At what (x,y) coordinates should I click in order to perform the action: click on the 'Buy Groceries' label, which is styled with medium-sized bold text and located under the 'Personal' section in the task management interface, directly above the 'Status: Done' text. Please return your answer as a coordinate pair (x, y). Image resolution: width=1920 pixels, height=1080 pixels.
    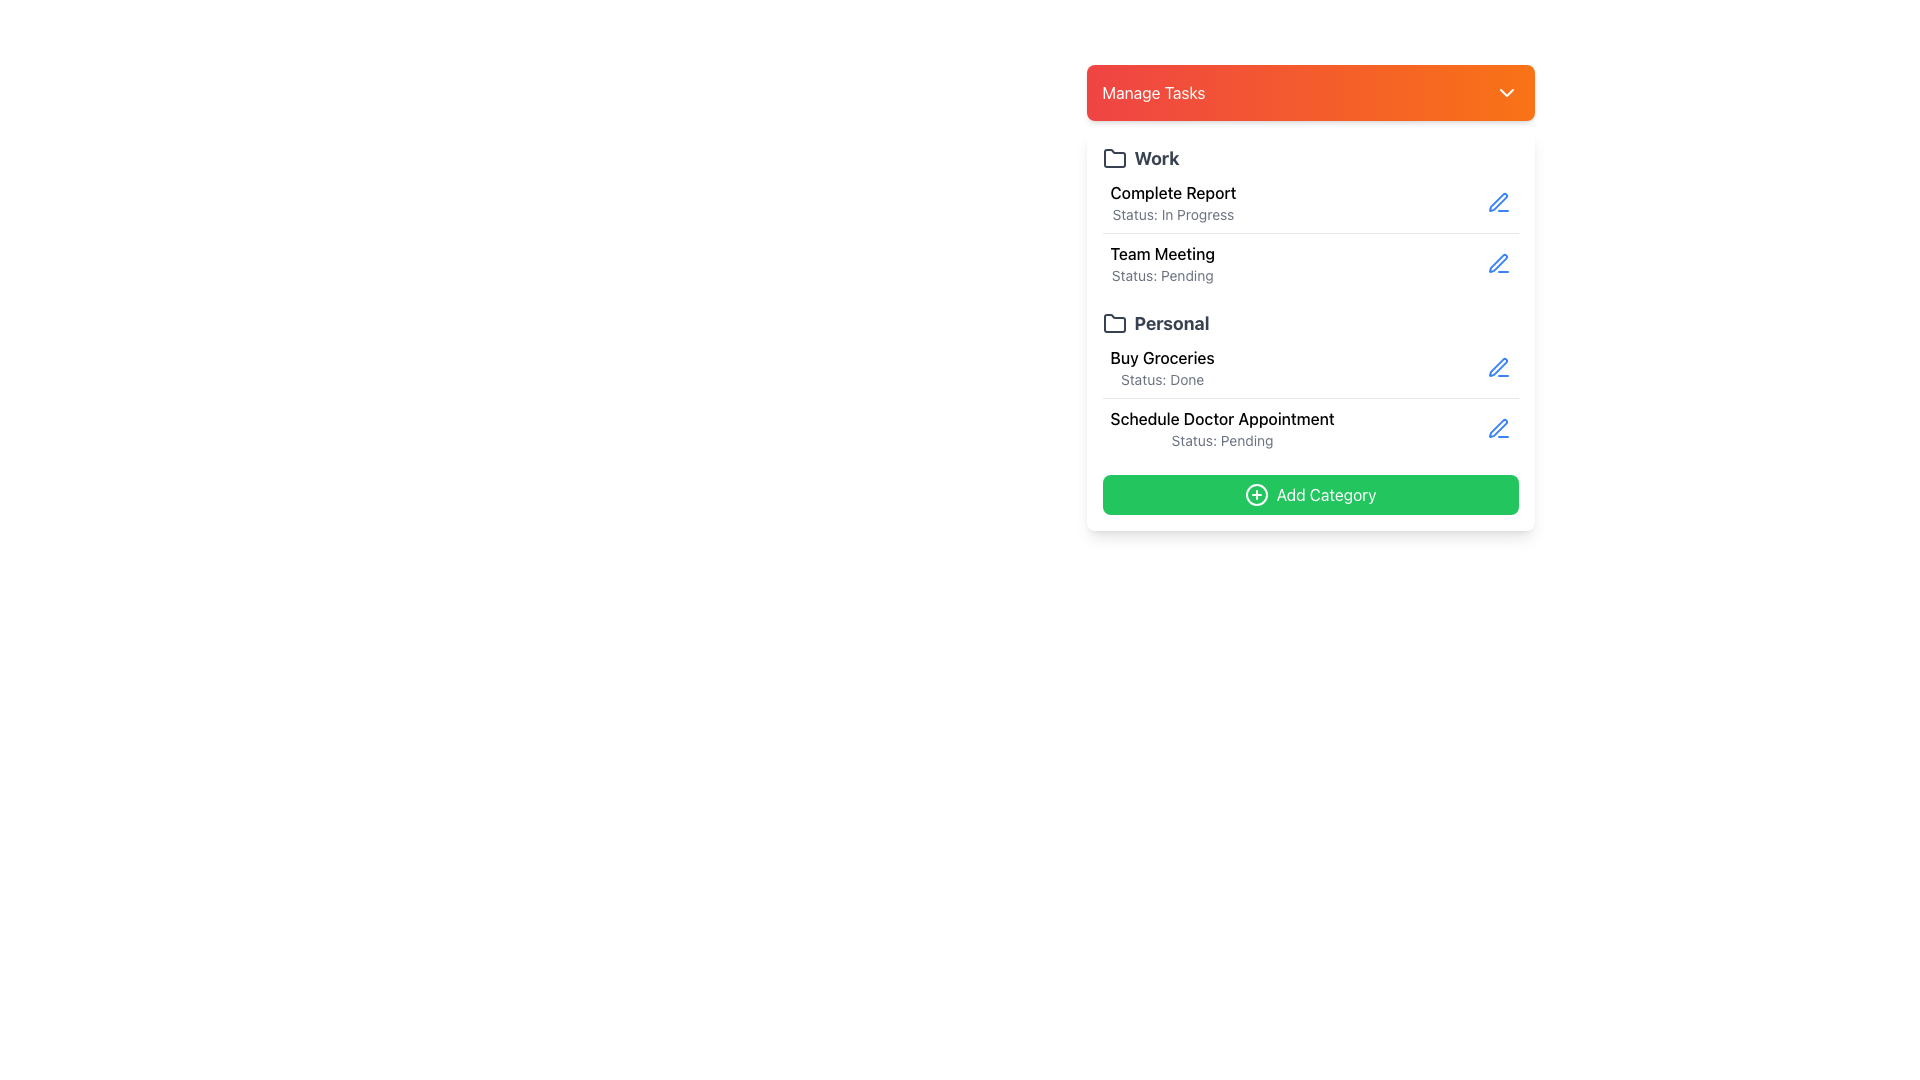
    Looking at the image, I should click on (1162, 357).